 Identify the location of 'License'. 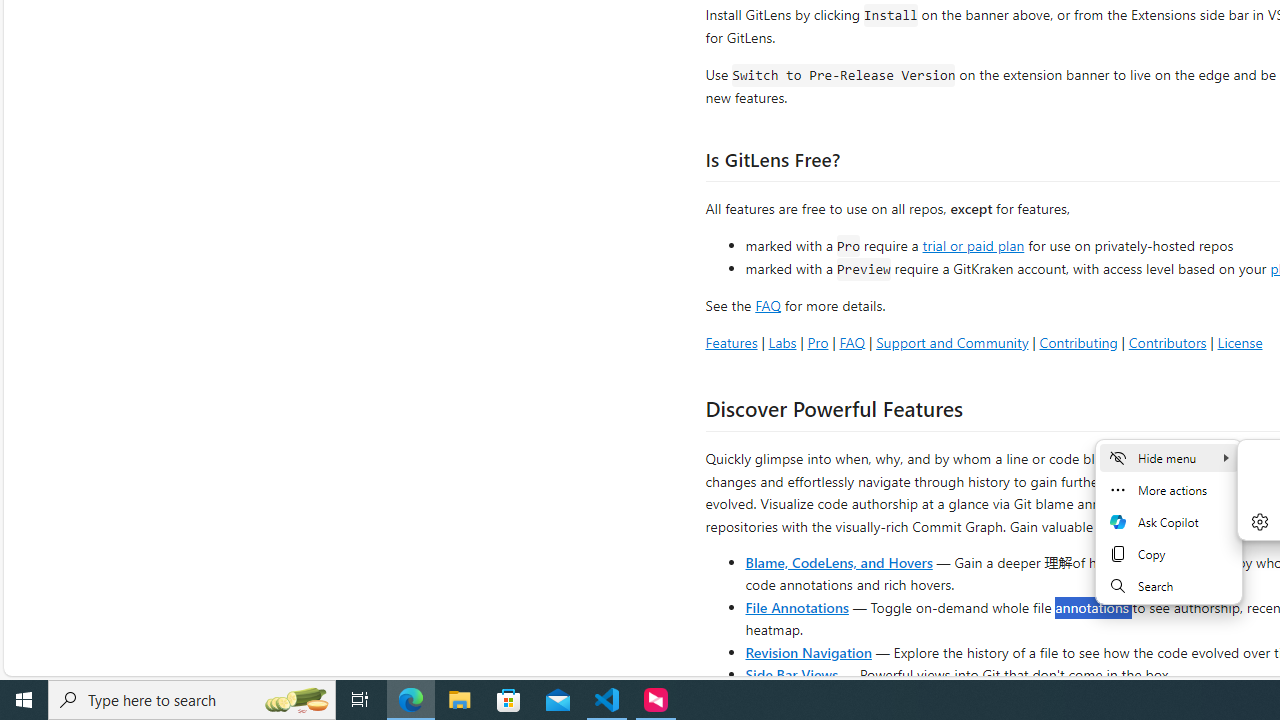
(1239, 341).